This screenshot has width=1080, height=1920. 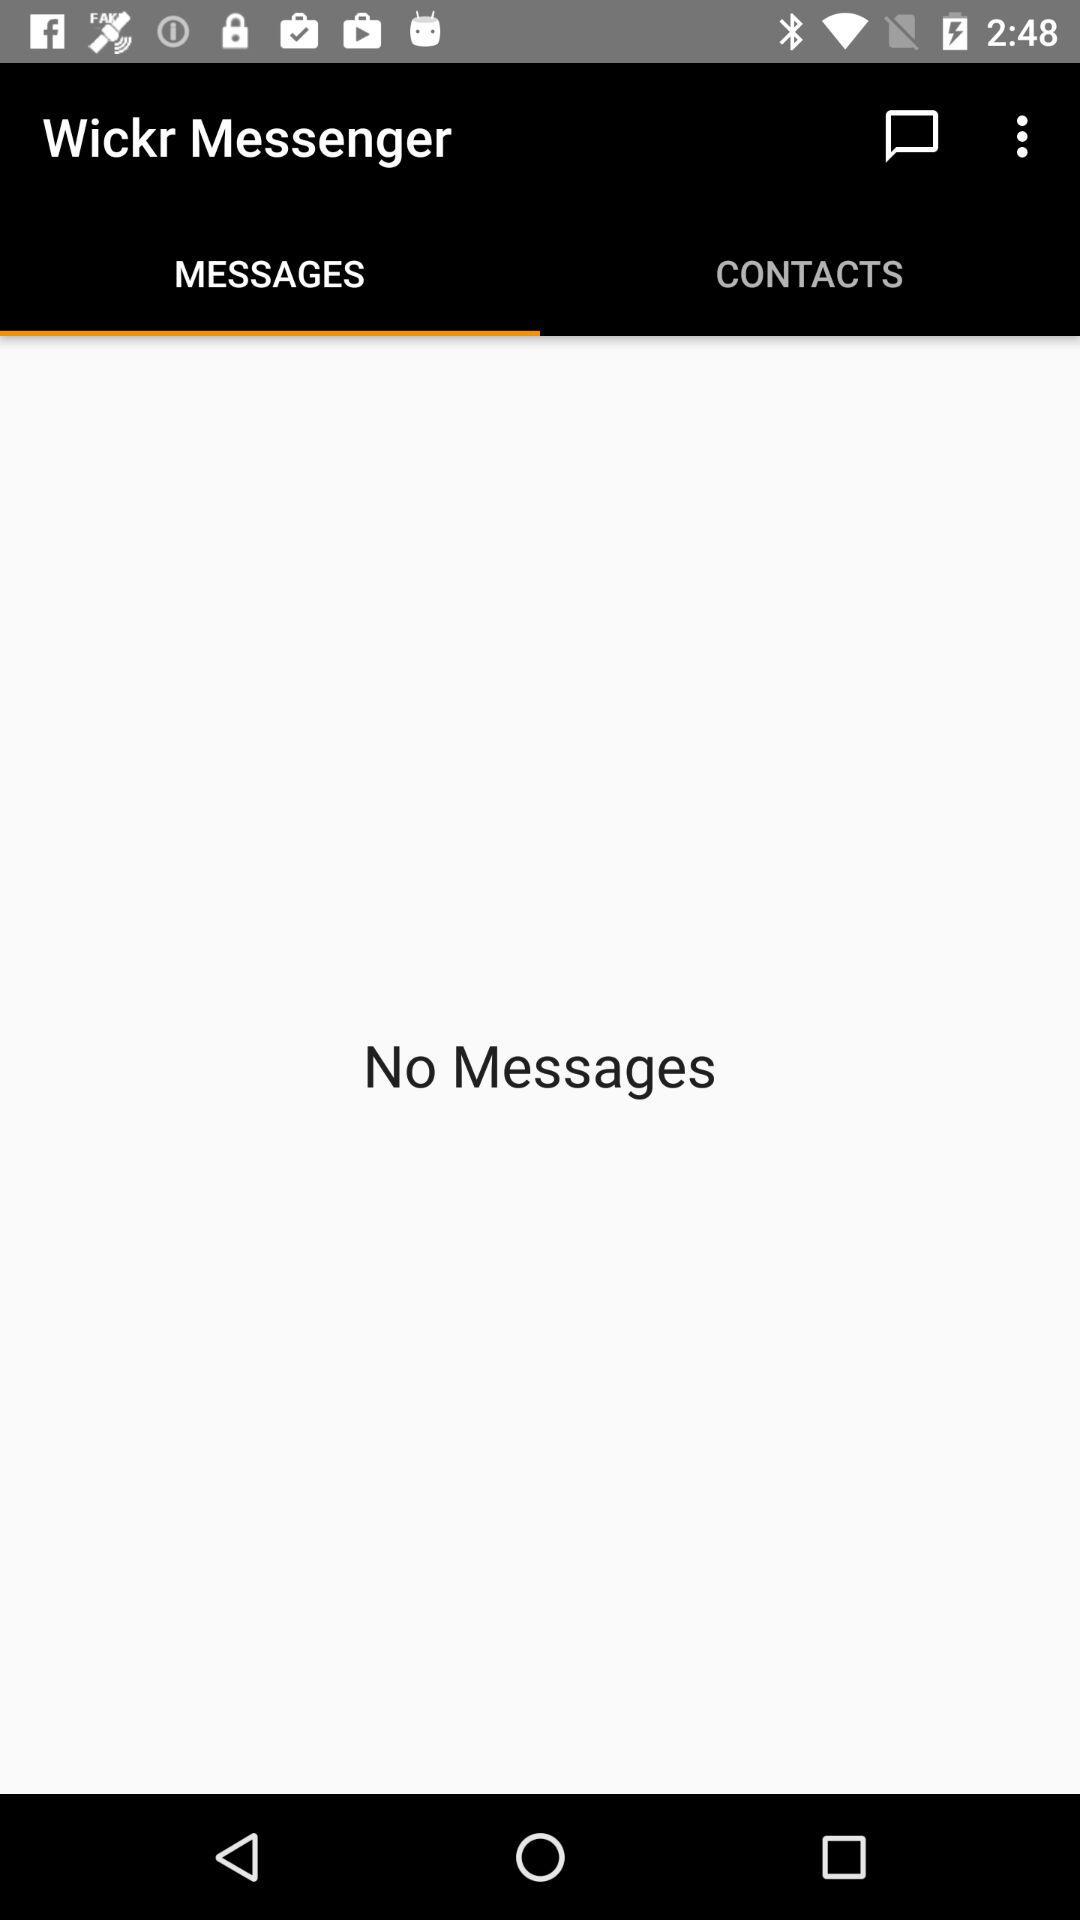 What do you see at coordinates (911, 135) in the screenshot?
I see `the item next to wickr messenger icon` at bounding box center [911, 135].